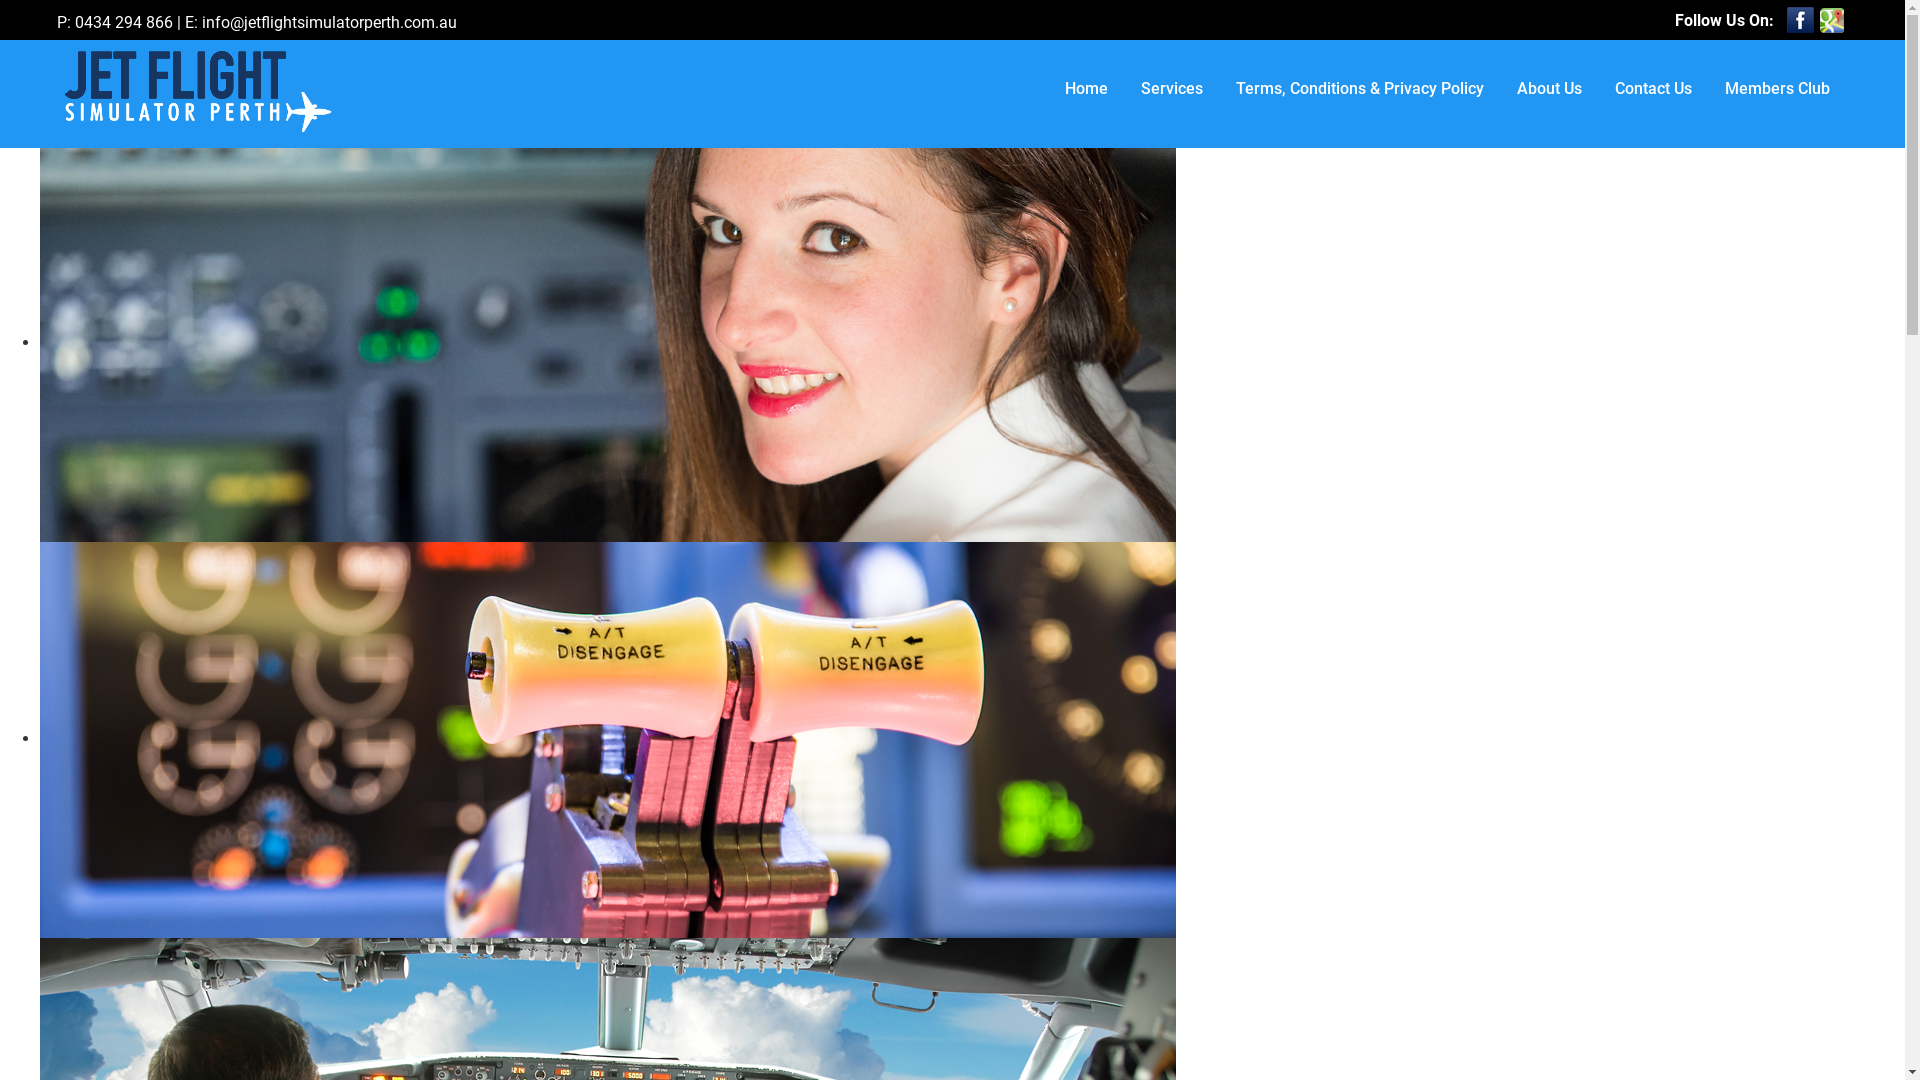 The height and width of the screenshot is (1080, 1920). What do you see at coordinates (1777, 87) in the screenshot?
I see `'Members Club'` at bounding box center [1777, 87].